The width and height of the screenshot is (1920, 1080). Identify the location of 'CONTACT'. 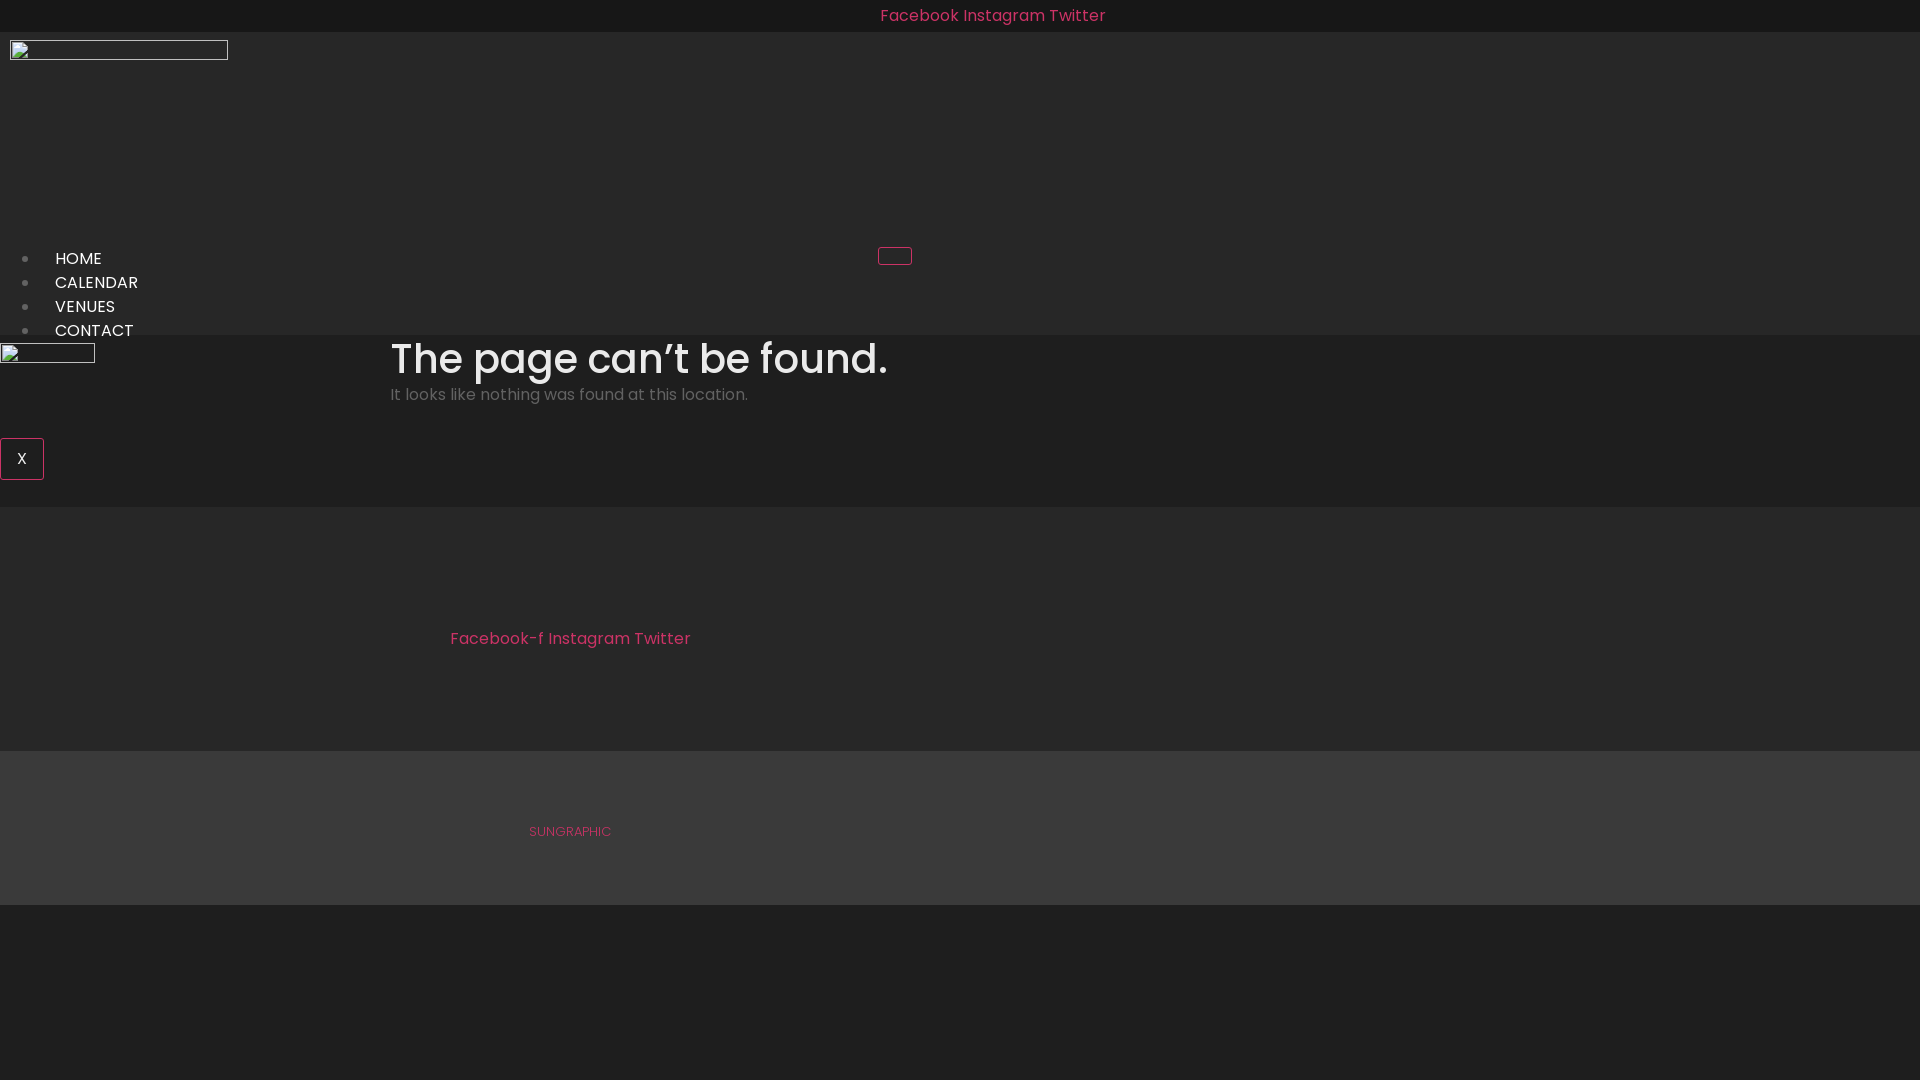
(93, 329).